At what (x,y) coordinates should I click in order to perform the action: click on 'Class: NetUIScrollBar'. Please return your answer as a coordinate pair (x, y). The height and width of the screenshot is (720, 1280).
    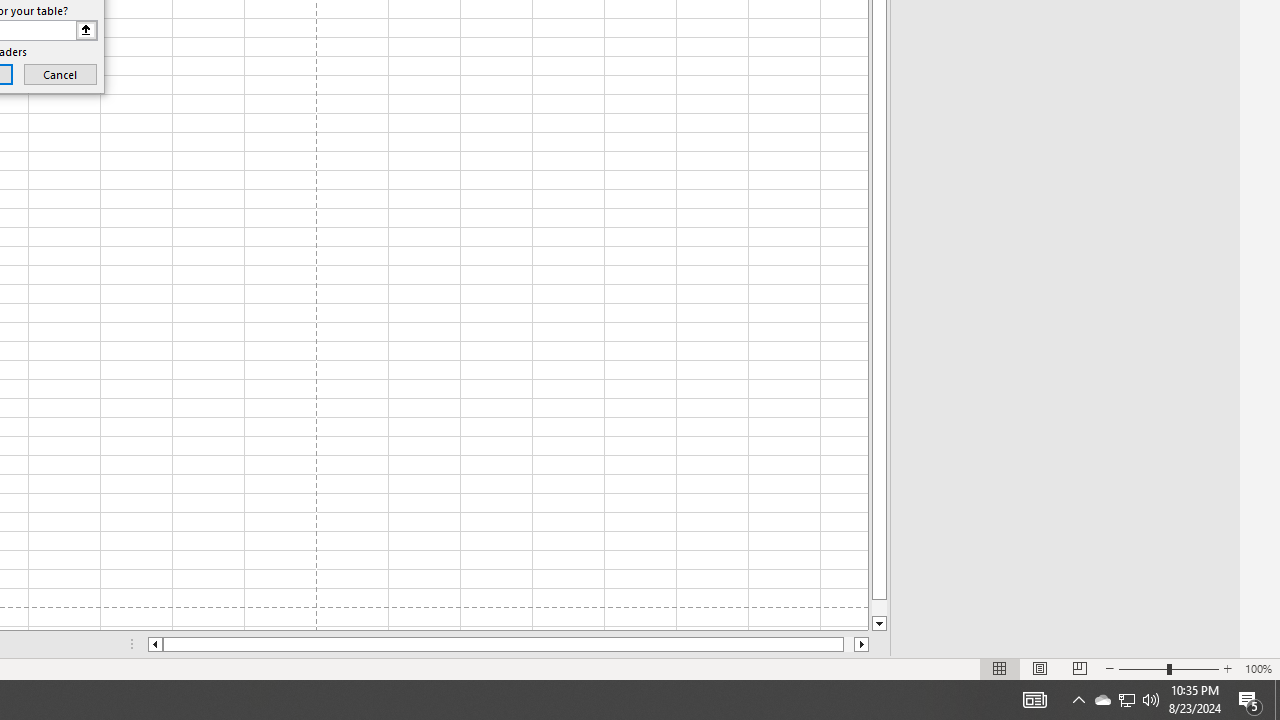
    Looking at the image, I should click on (508, 644).